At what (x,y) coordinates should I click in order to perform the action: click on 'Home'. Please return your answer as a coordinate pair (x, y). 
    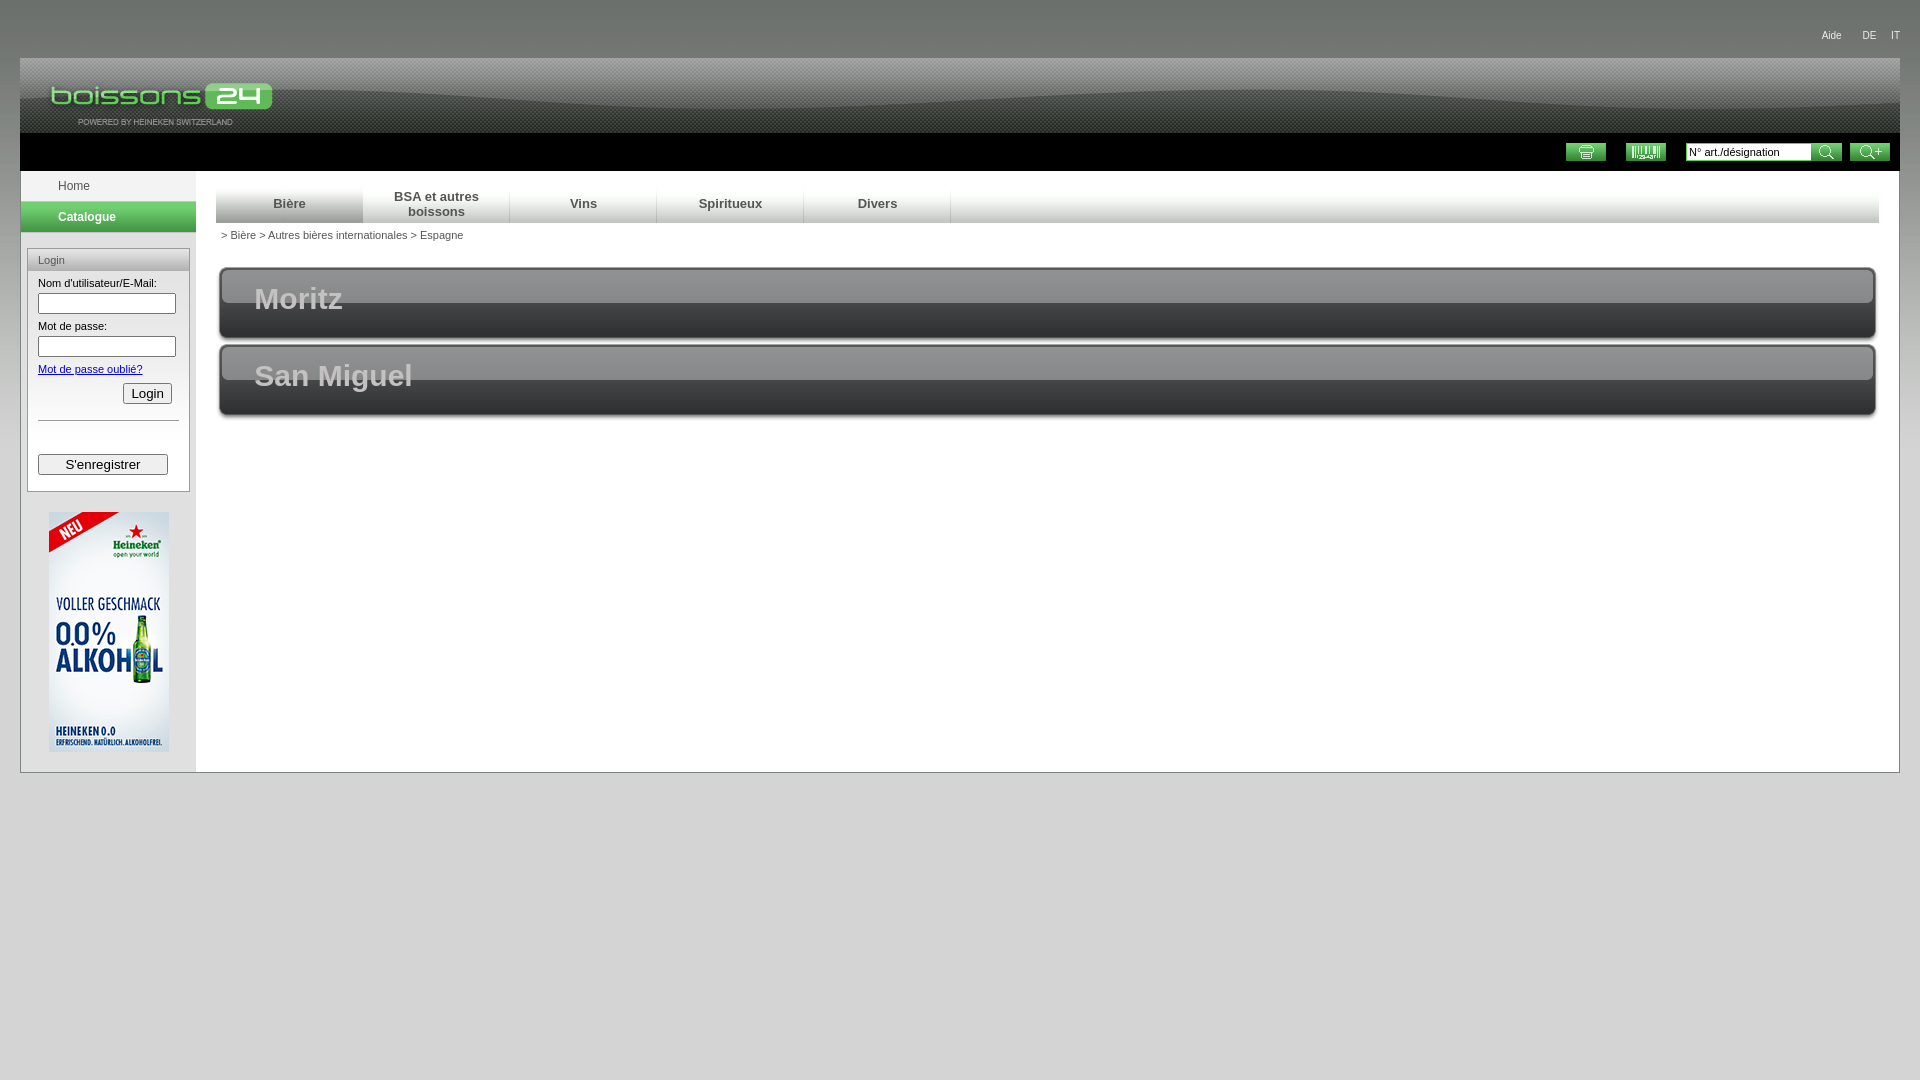
    Looking at the image, I should click on (107, 185).